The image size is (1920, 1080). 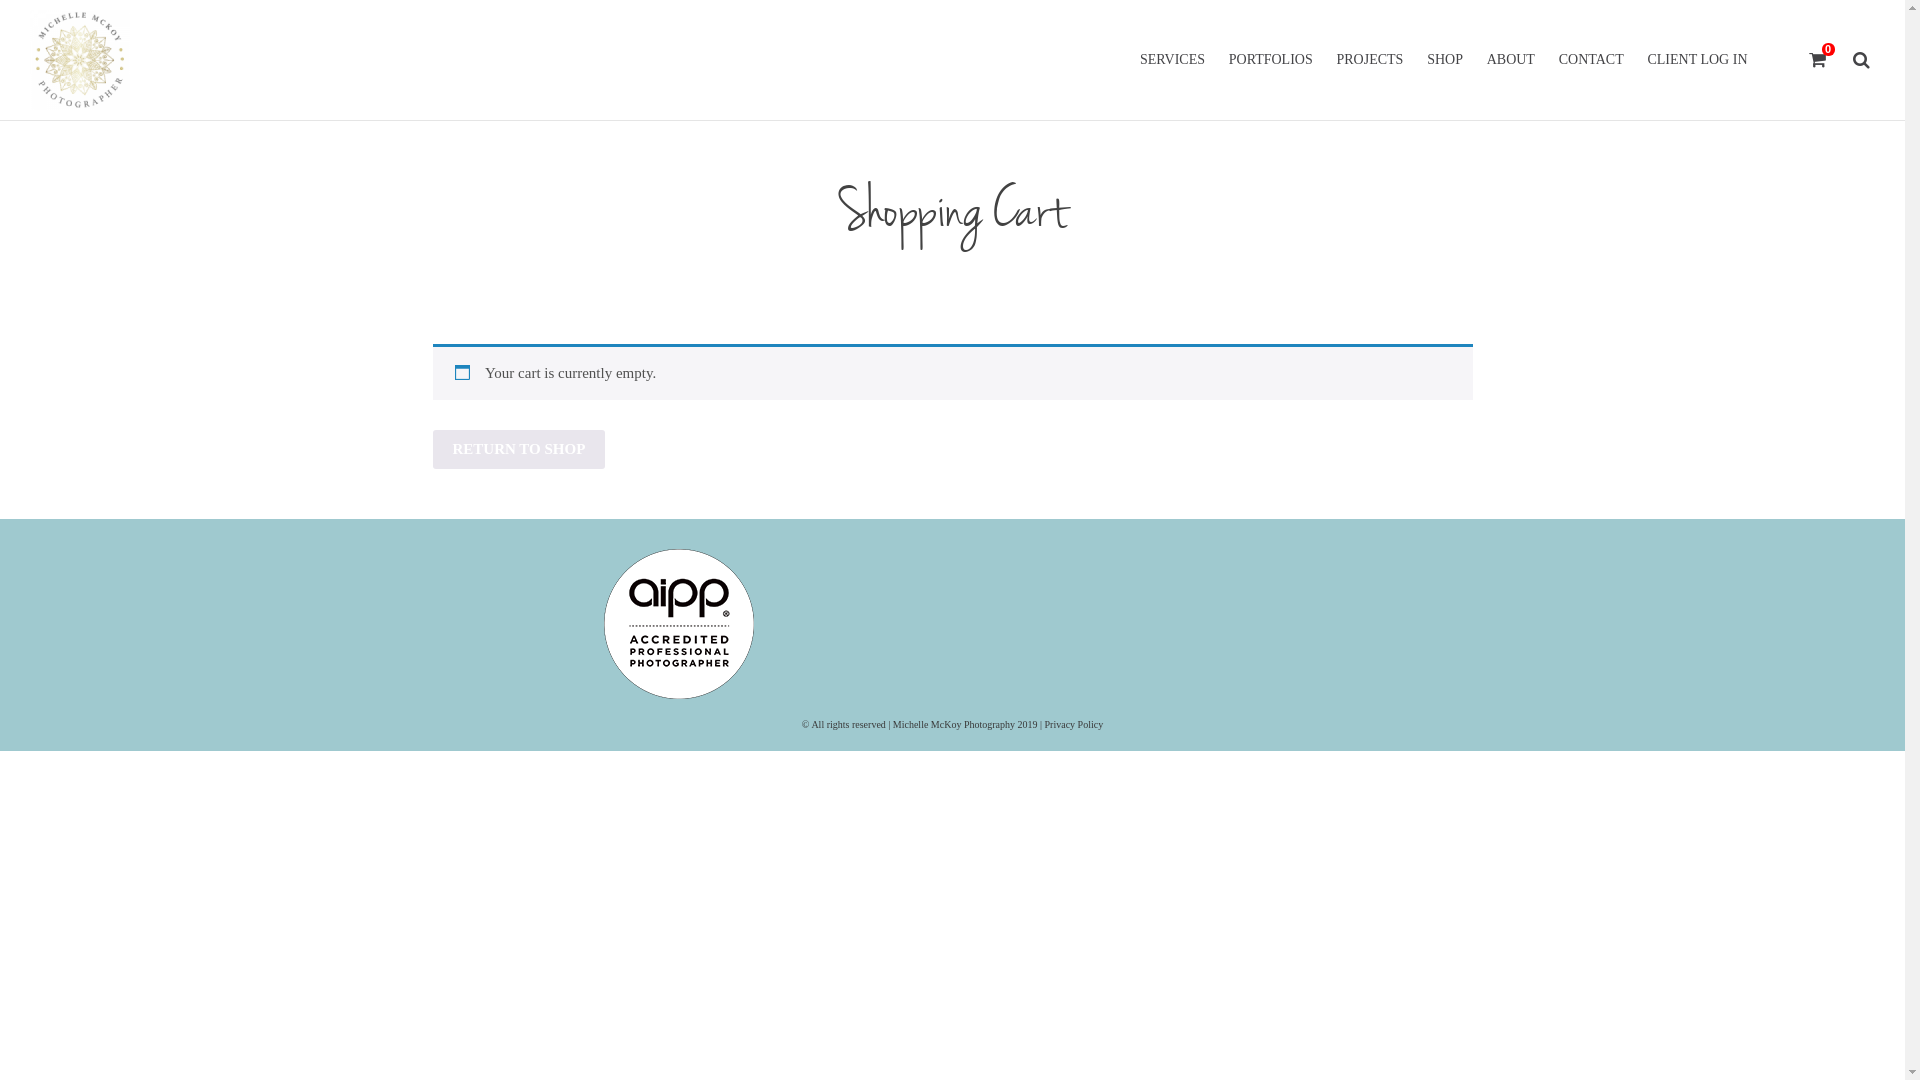 What do you see at coordinates (1511, 59) in the screenshot?
I see `'ABOUT'` at bounding box center [1511, 59].